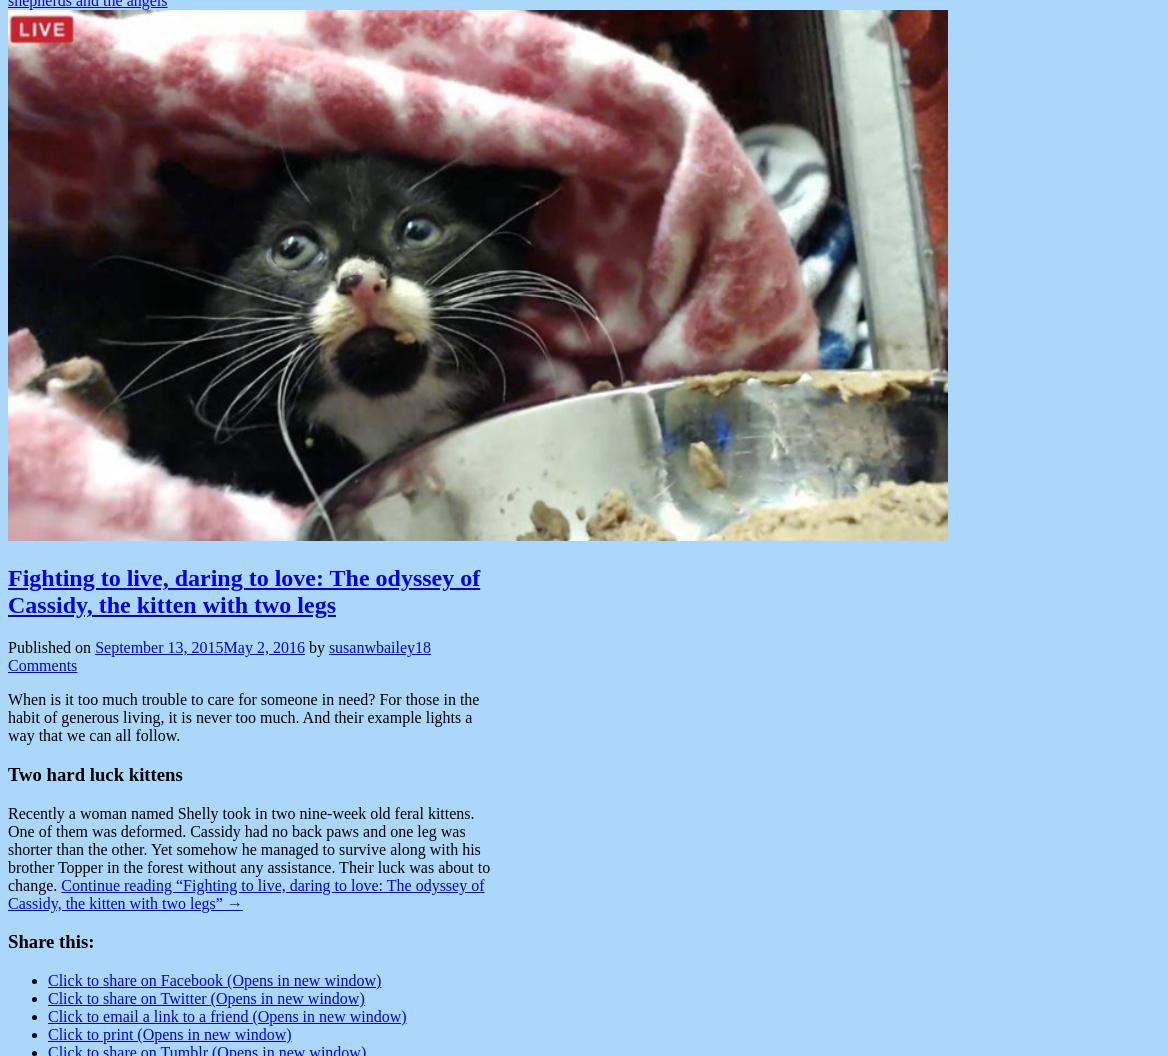 The height and width of the screenshot is (1056, 1168). What do you see at coordinates (225, 1015) in the screenshot?
I see `'Click to email a link to a friend (Opens in new window)'` at bounding box center [225, 1015].